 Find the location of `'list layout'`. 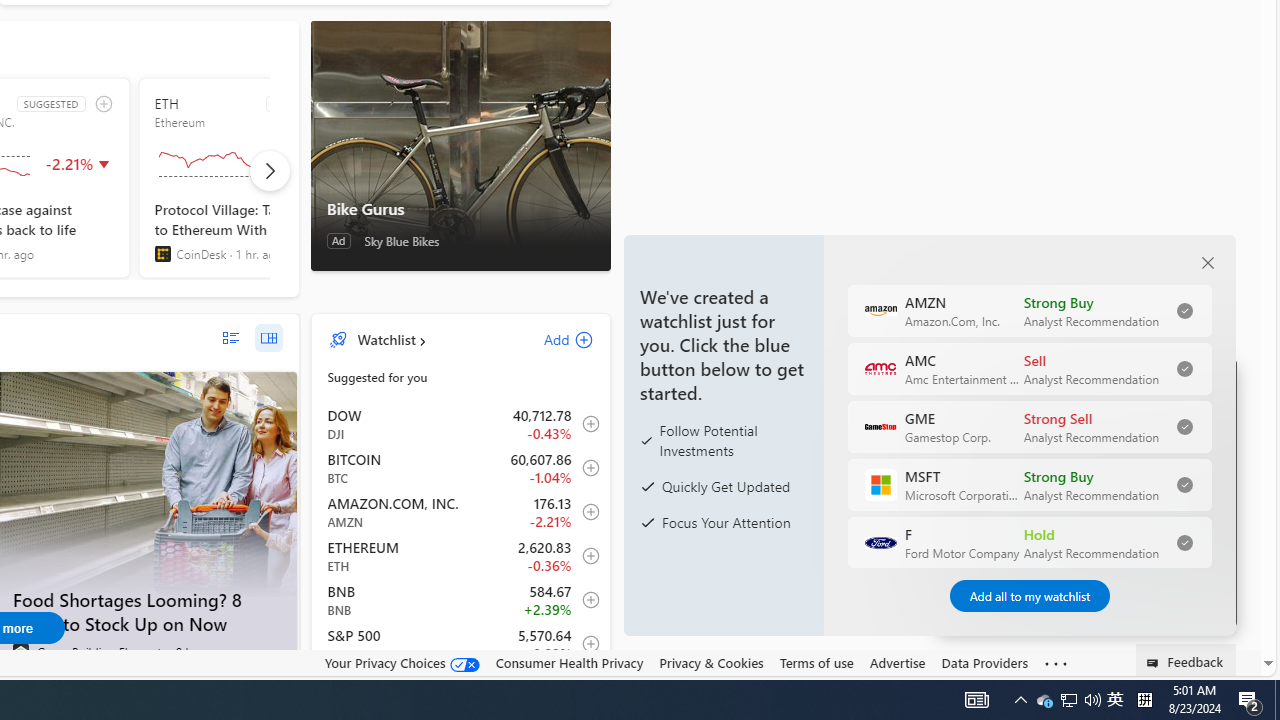

'list layout' is located at coordinates (230, 337).